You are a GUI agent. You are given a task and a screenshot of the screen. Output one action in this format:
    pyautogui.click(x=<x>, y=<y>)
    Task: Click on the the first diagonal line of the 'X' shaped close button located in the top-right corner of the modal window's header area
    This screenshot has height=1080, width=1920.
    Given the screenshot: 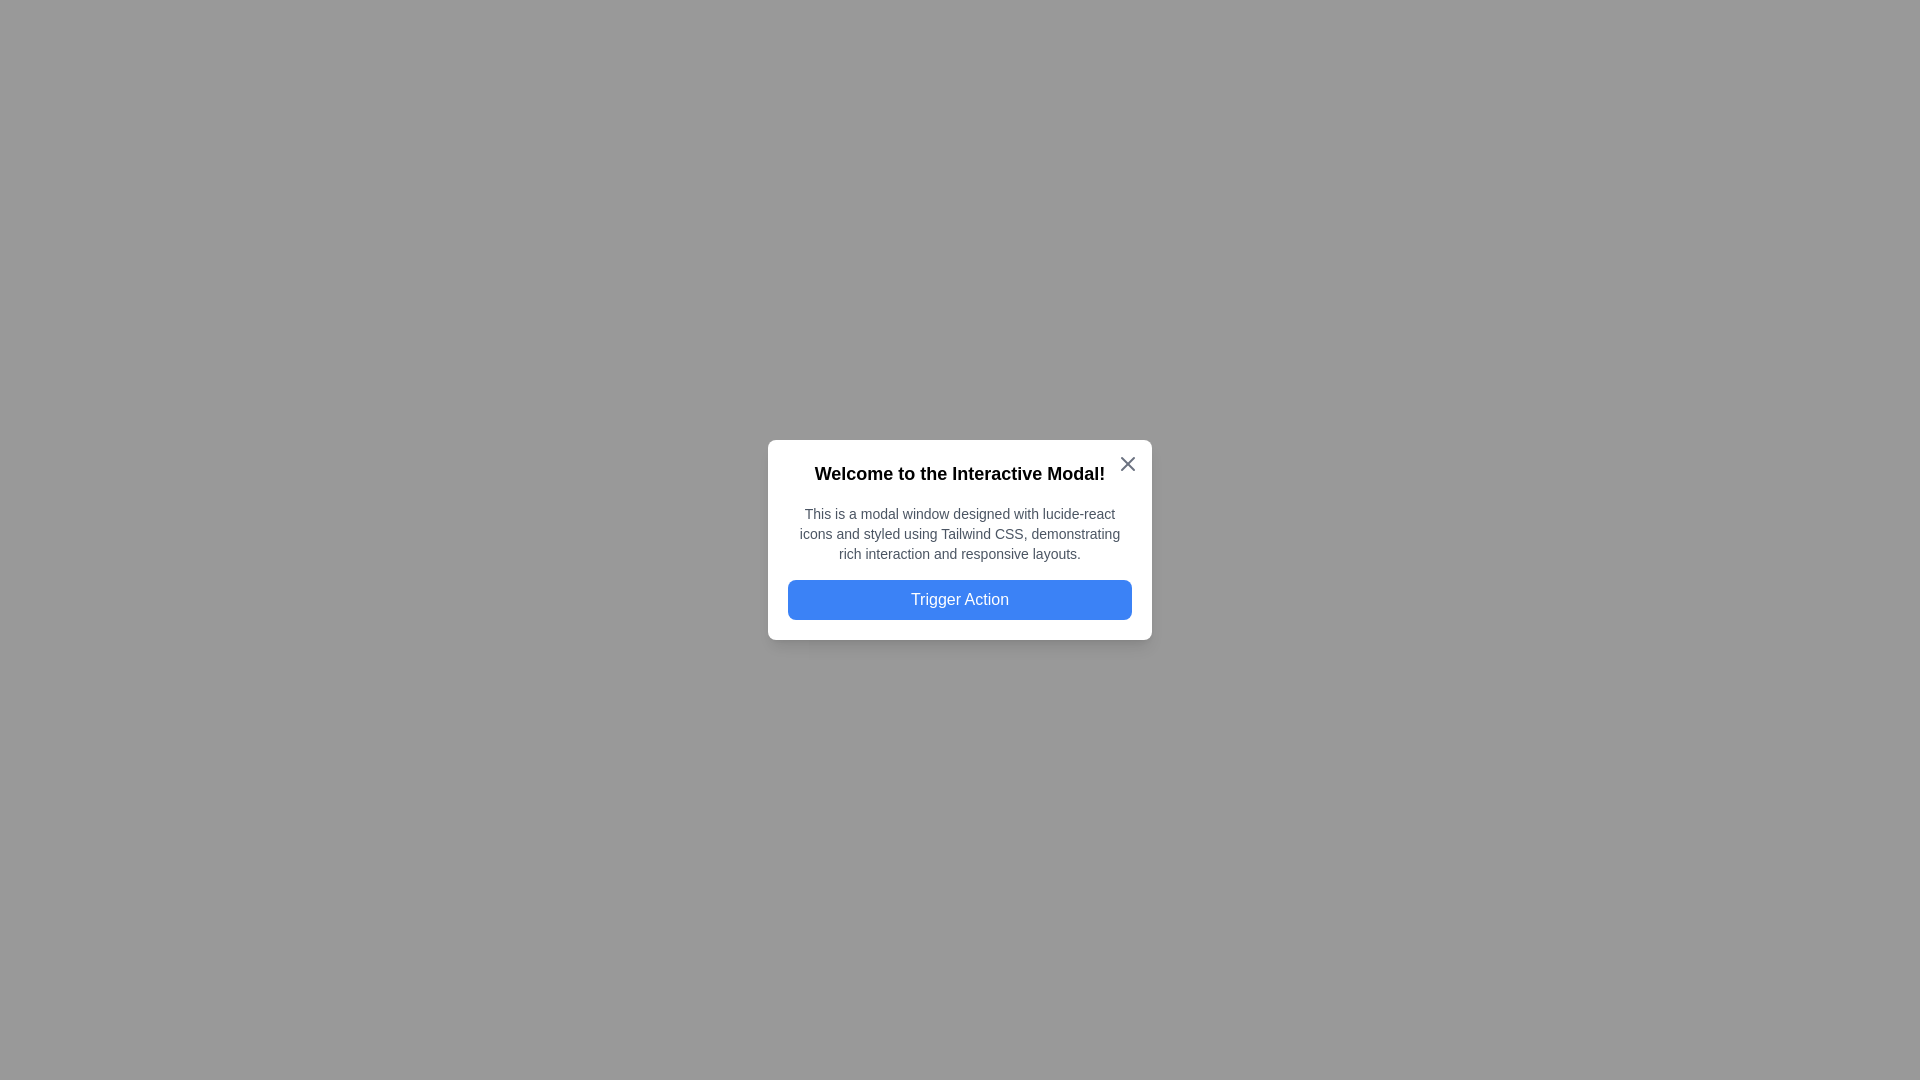 What is the action you would take?
    pyautogui.click(x=1128, y=463)
    